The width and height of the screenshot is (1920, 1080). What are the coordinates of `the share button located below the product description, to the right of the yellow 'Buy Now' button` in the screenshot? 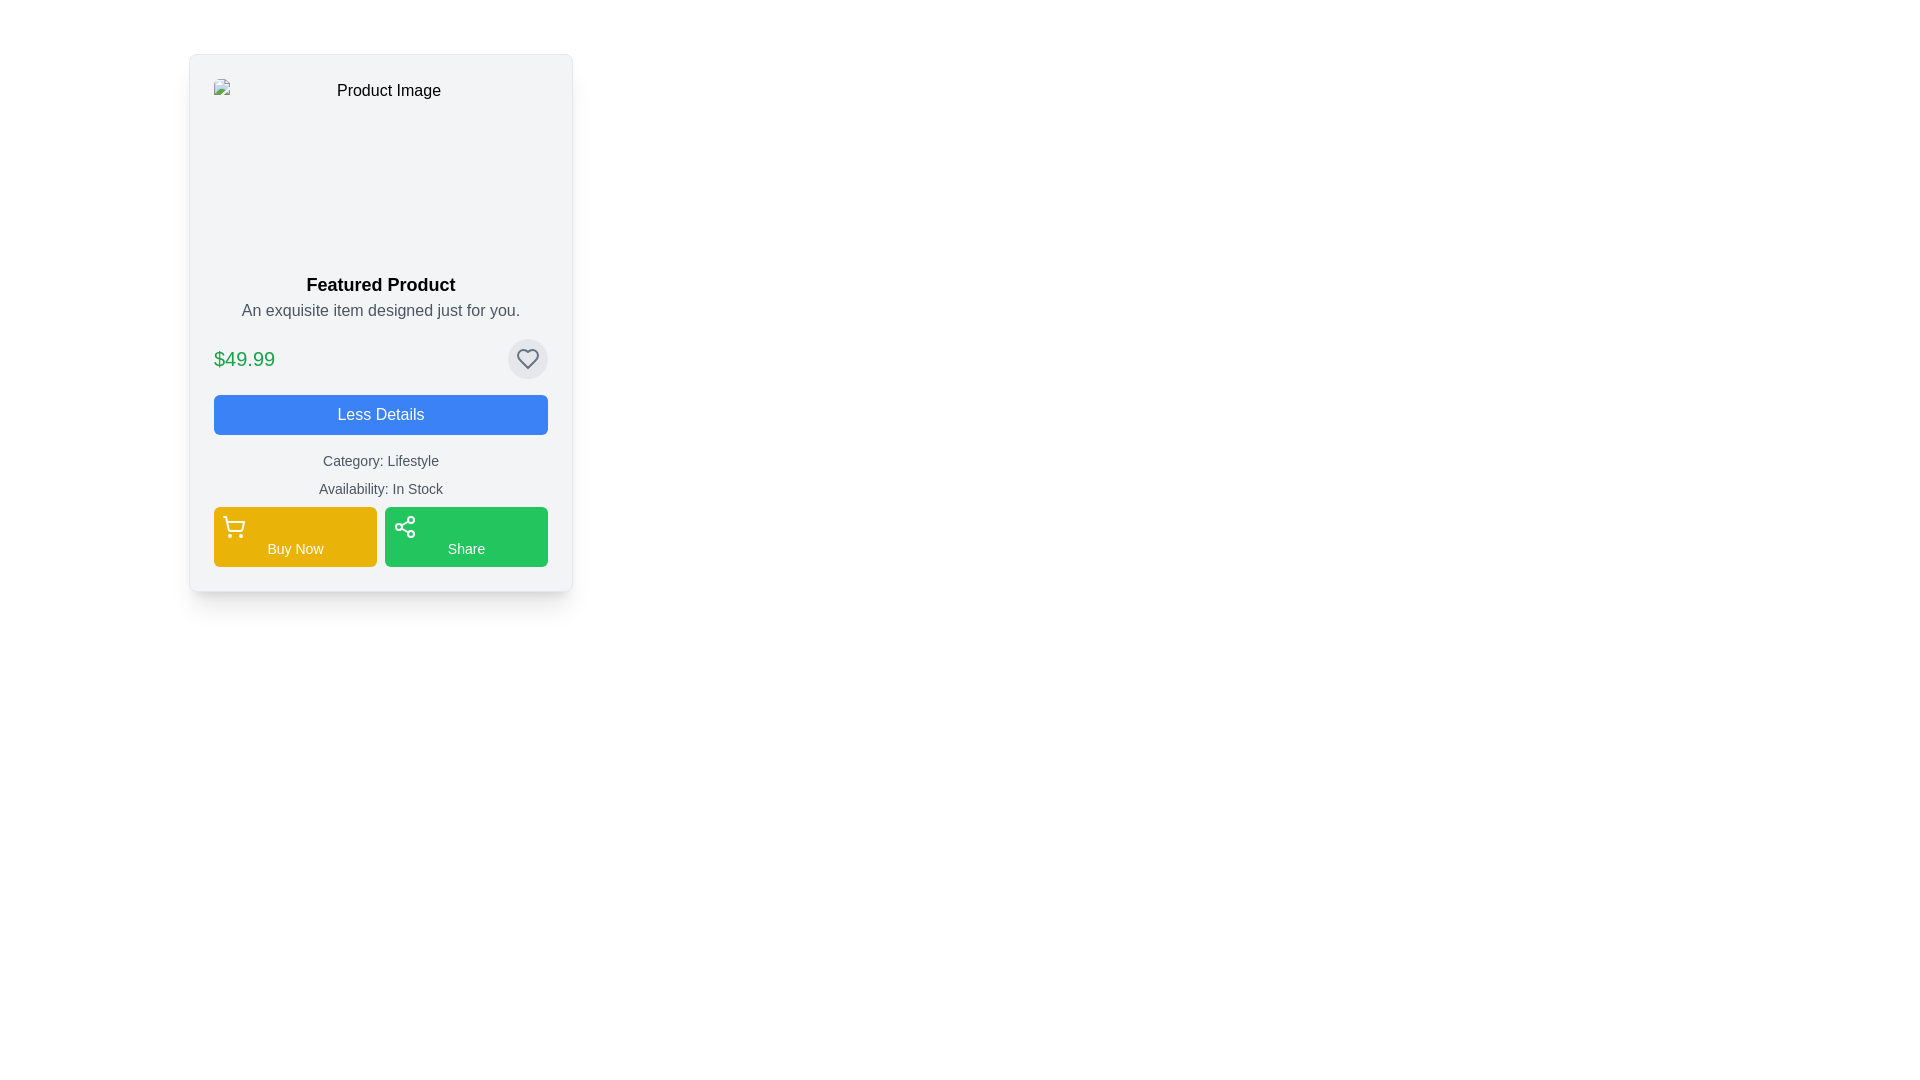 It's located at (465, 535).